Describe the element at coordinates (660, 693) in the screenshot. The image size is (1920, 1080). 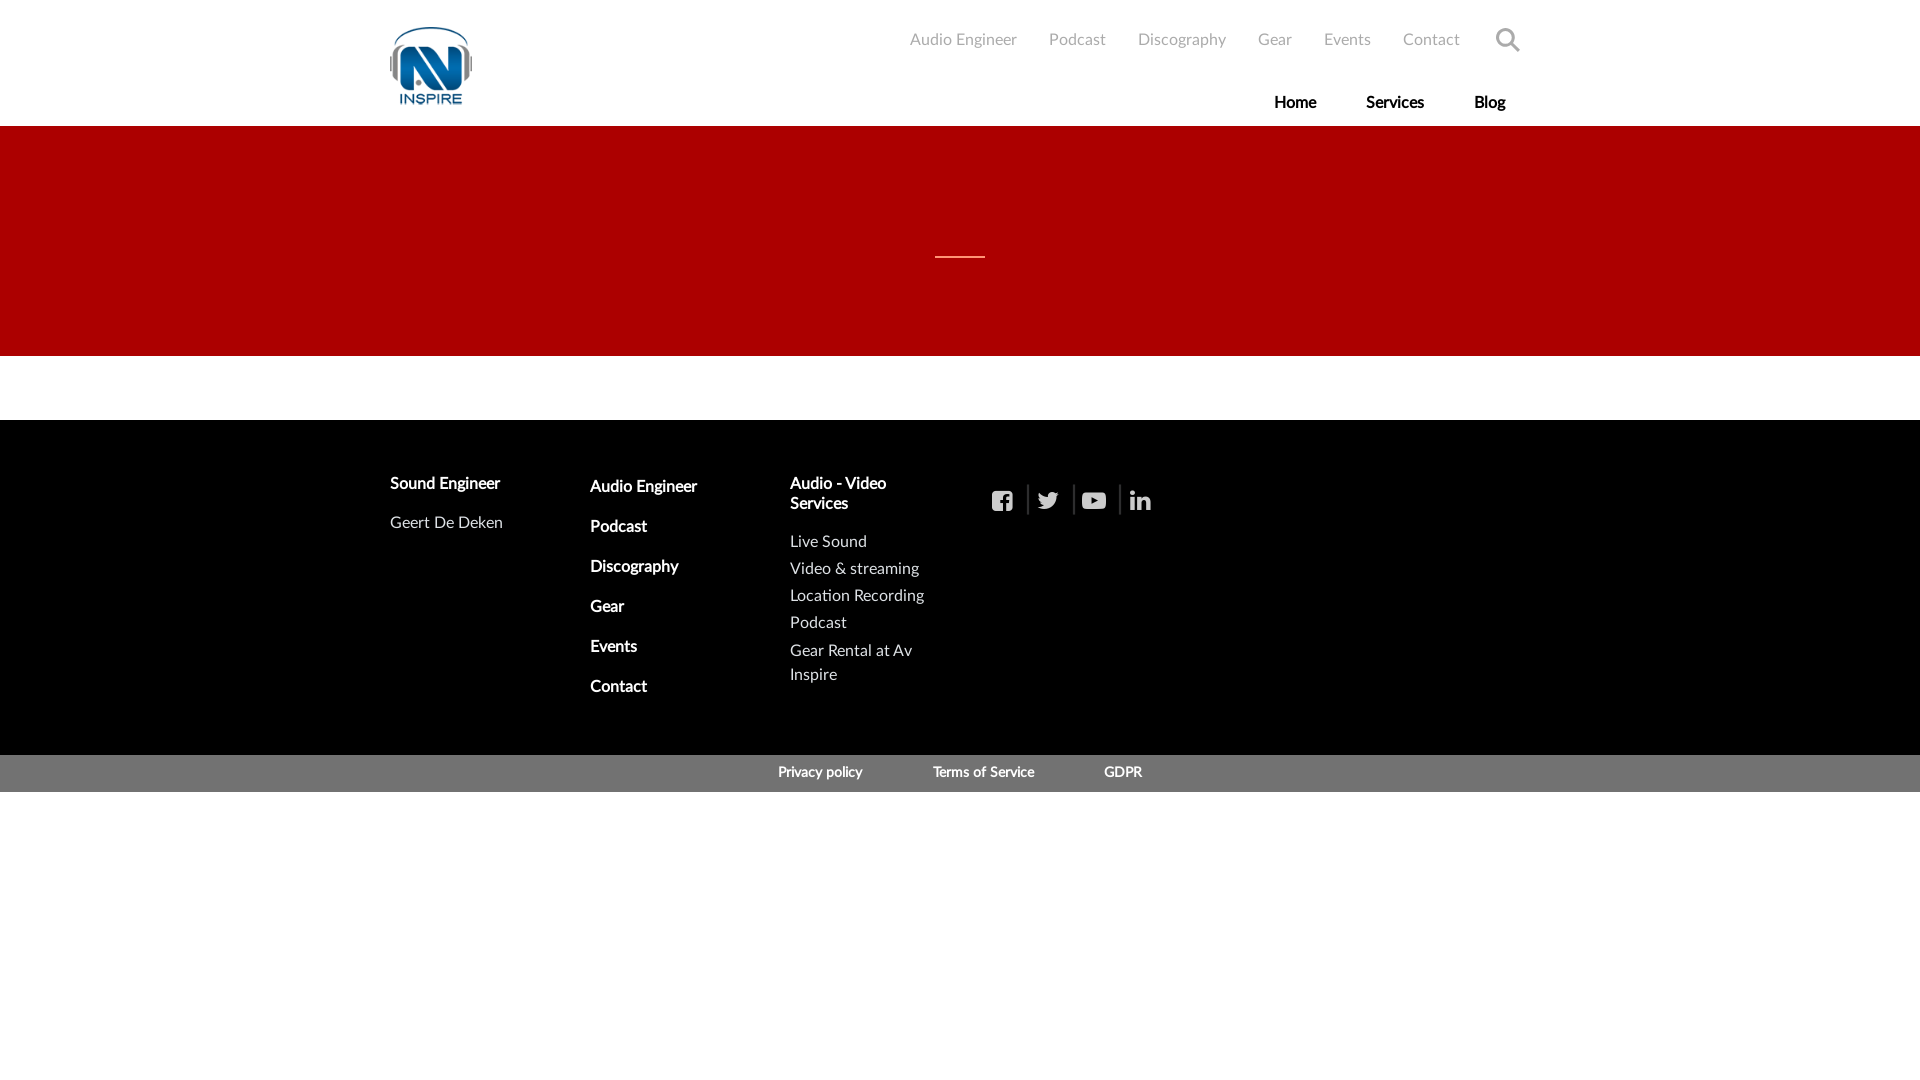
I see `'Contact'` at that location.